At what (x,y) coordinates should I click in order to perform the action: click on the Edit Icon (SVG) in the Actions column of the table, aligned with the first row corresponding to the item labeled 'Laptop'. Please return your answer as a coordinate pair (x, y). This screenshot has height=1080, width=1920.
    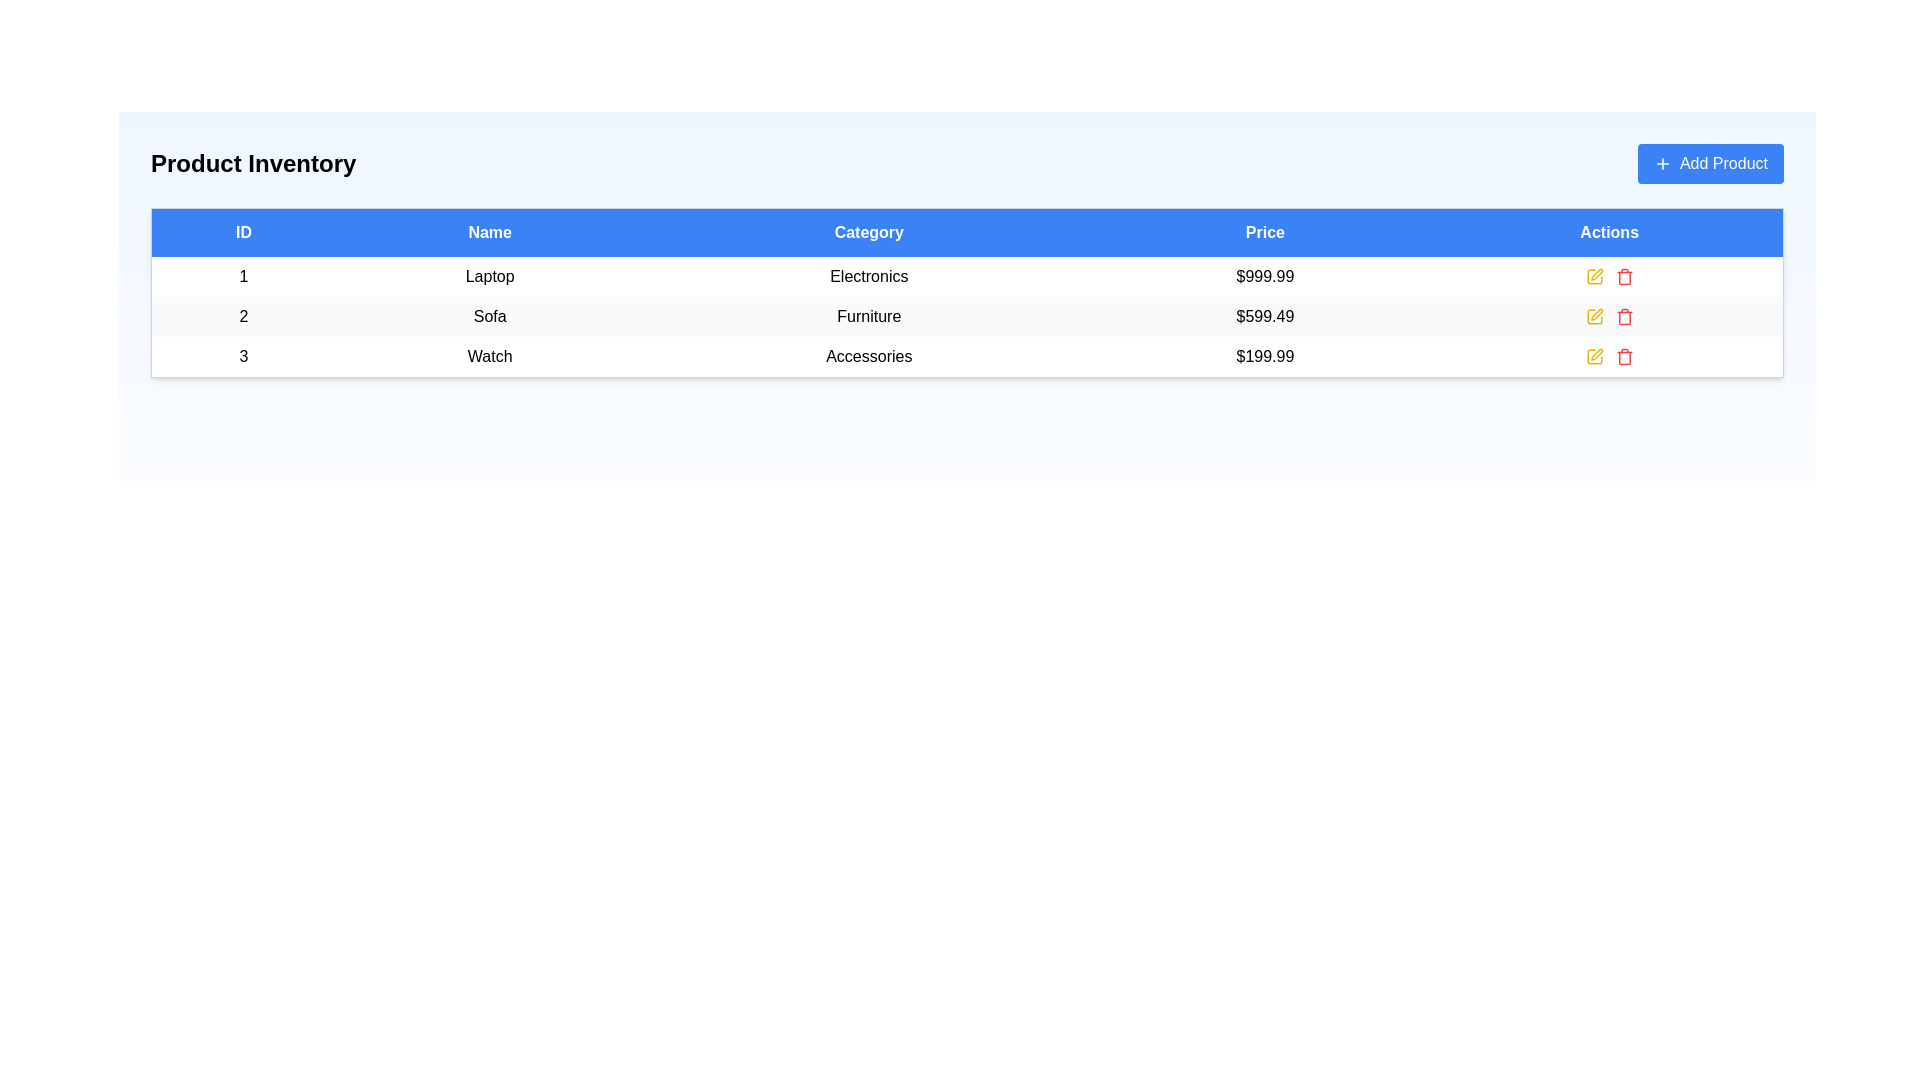
    Looking at the image, I should click on (1595, 274).